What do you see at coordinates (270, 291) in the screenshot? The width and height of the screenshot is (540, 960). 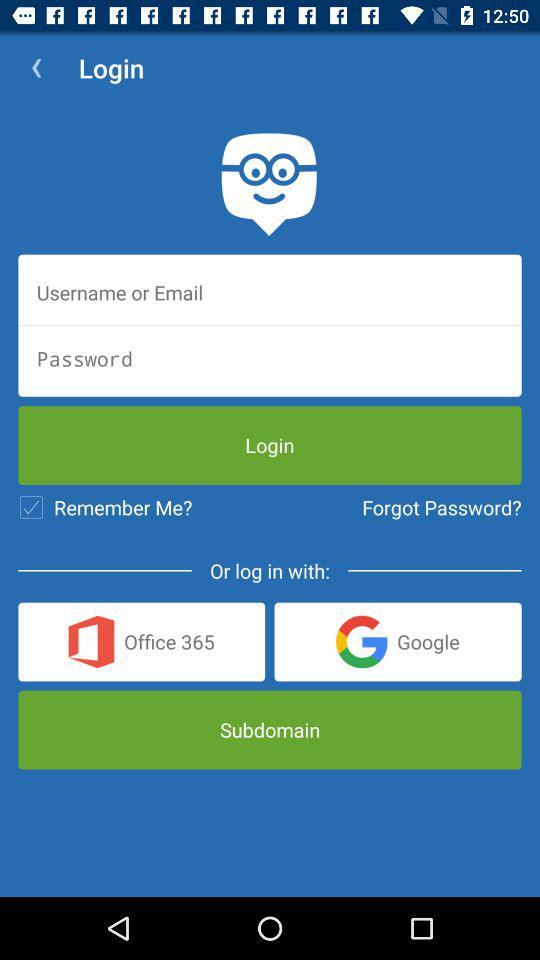 I see `because back devicer` at bounding box center [270, 291].